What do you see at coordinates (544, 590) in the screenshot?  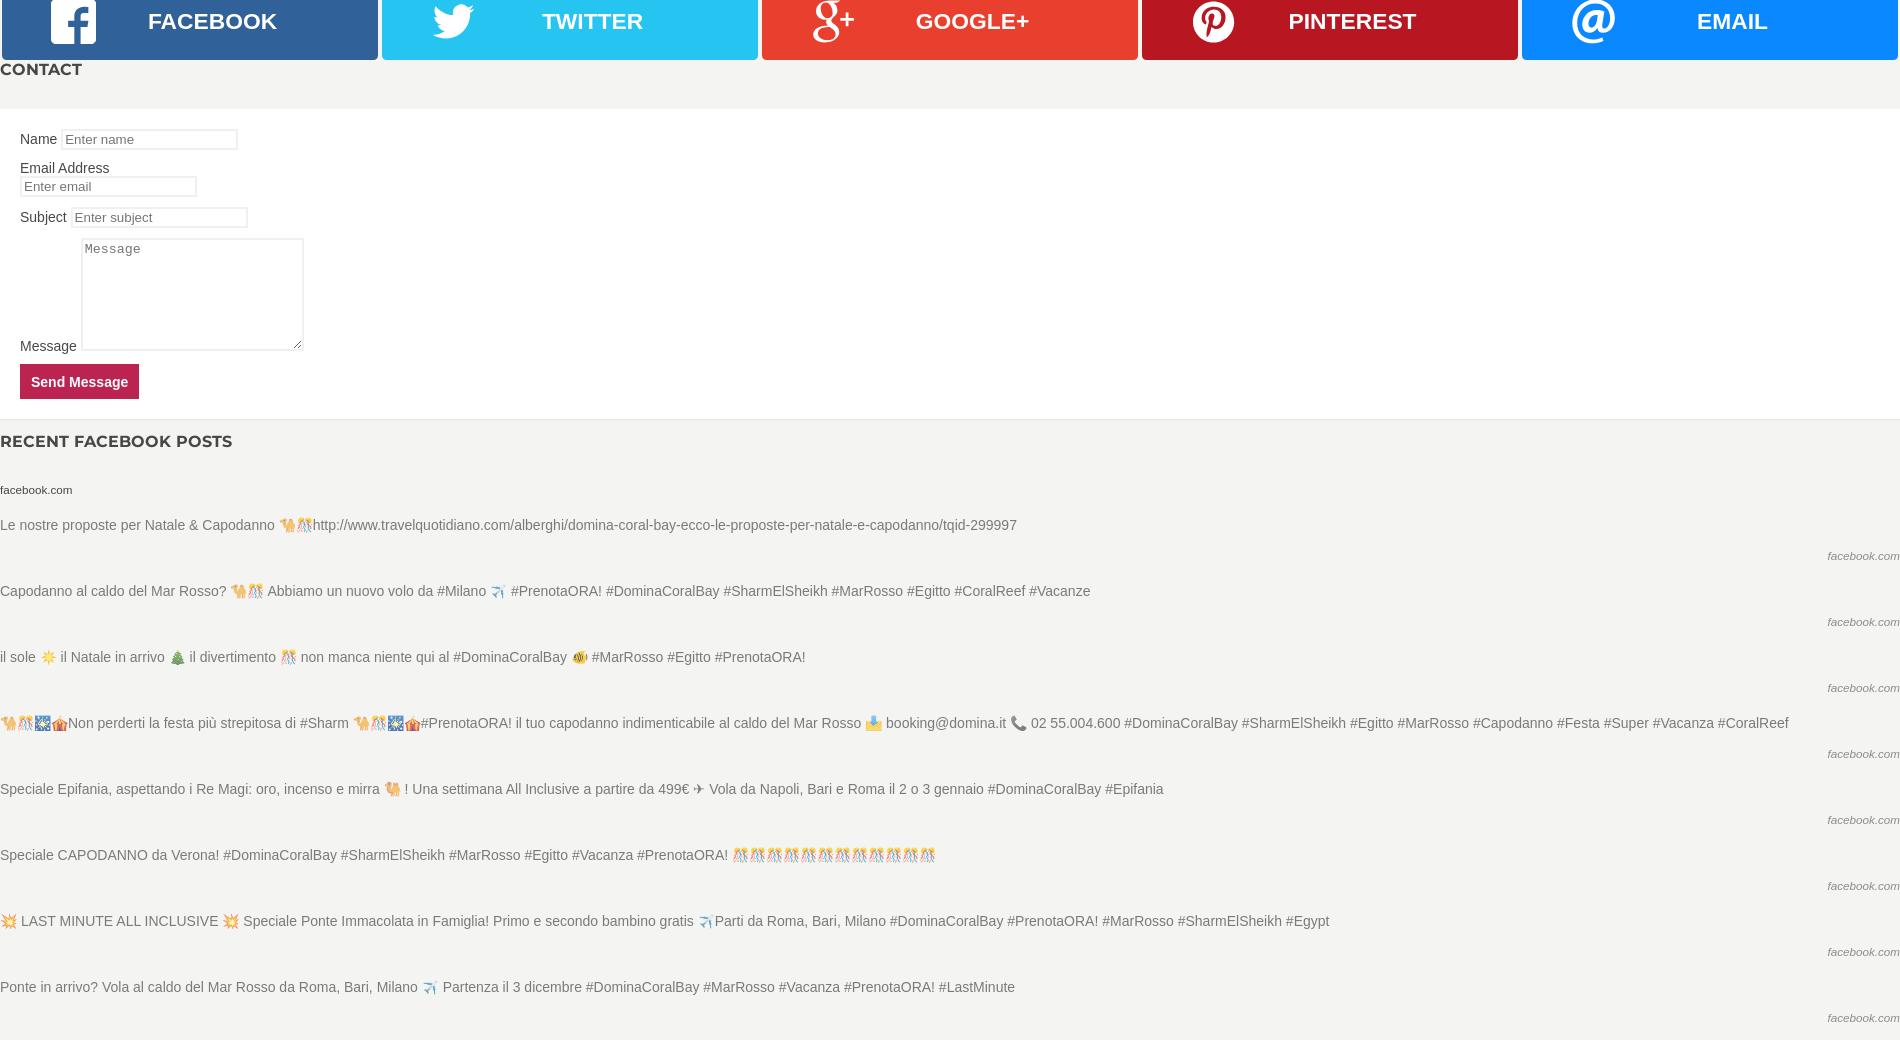 I see `'Capodanno al caldo del Mar Rosso?
🐪🎊
Abbiamo un nuovo volo da #Milano ✈️
#PrenotaORA! #DominaCoralBay #SharmElSheikh #MarRosso #Egitto #CoralReef #Vacanze'` at bounding box center [544, 590].